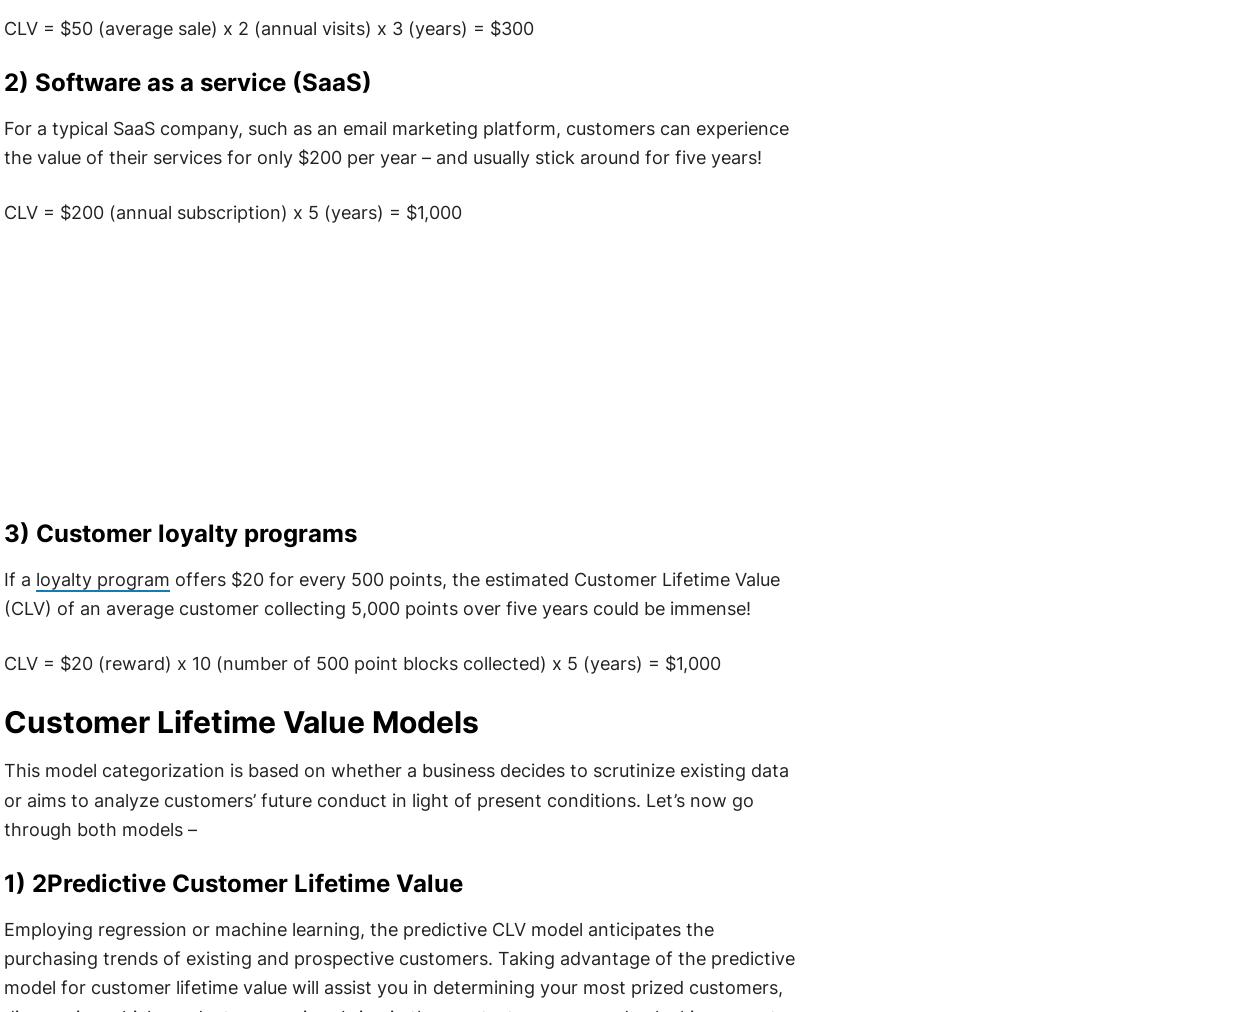 This screenshot has width=1250, height=1012. I want to click on 'offers $20 for every 500 points, the estimated Customer Lifetime Value (CLV) of an average customer collecting 5,000 points over five years could be immense!', so click(2, 592).